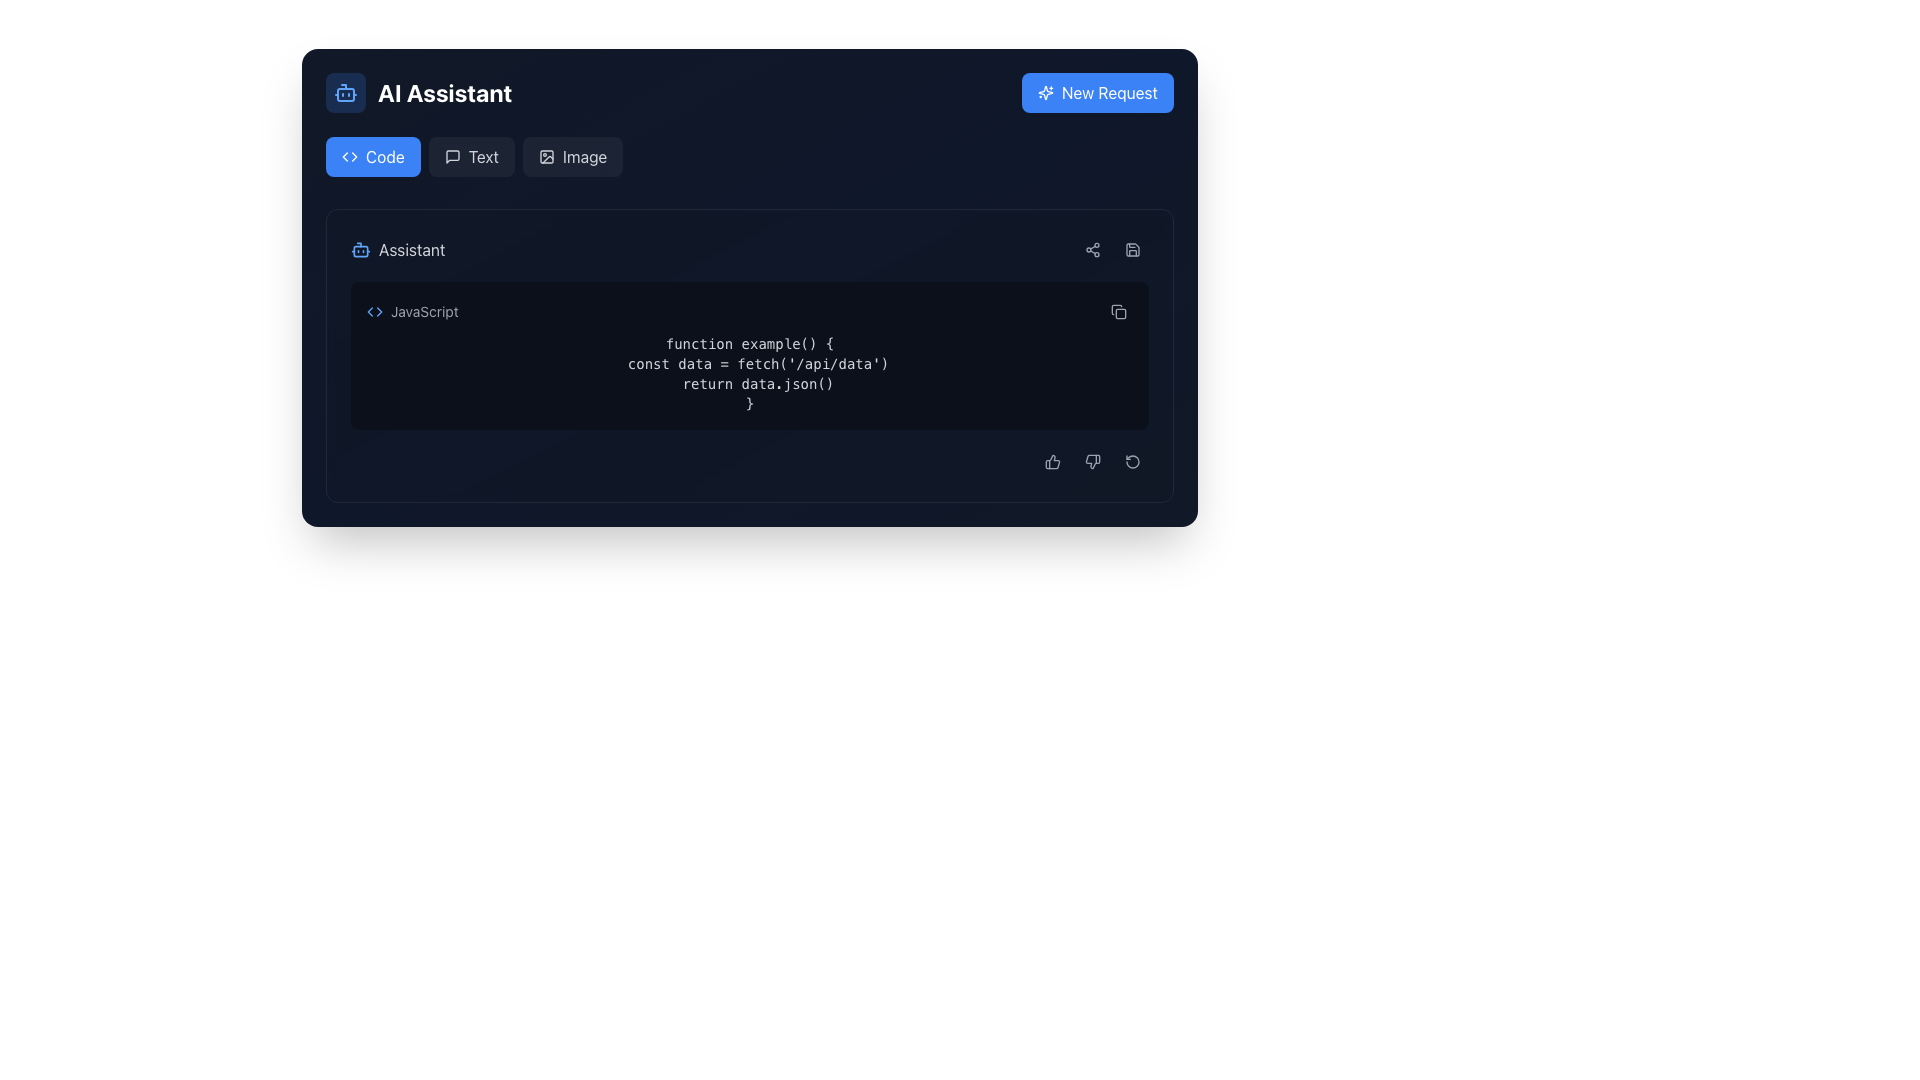  Describe the element at coordinates (350, 156) in the screenshot. I see `the icon element representing a pair of chevrons pointing in opposite directions, which is located within the 'Code' button in the top-left region of the interface` at that location.